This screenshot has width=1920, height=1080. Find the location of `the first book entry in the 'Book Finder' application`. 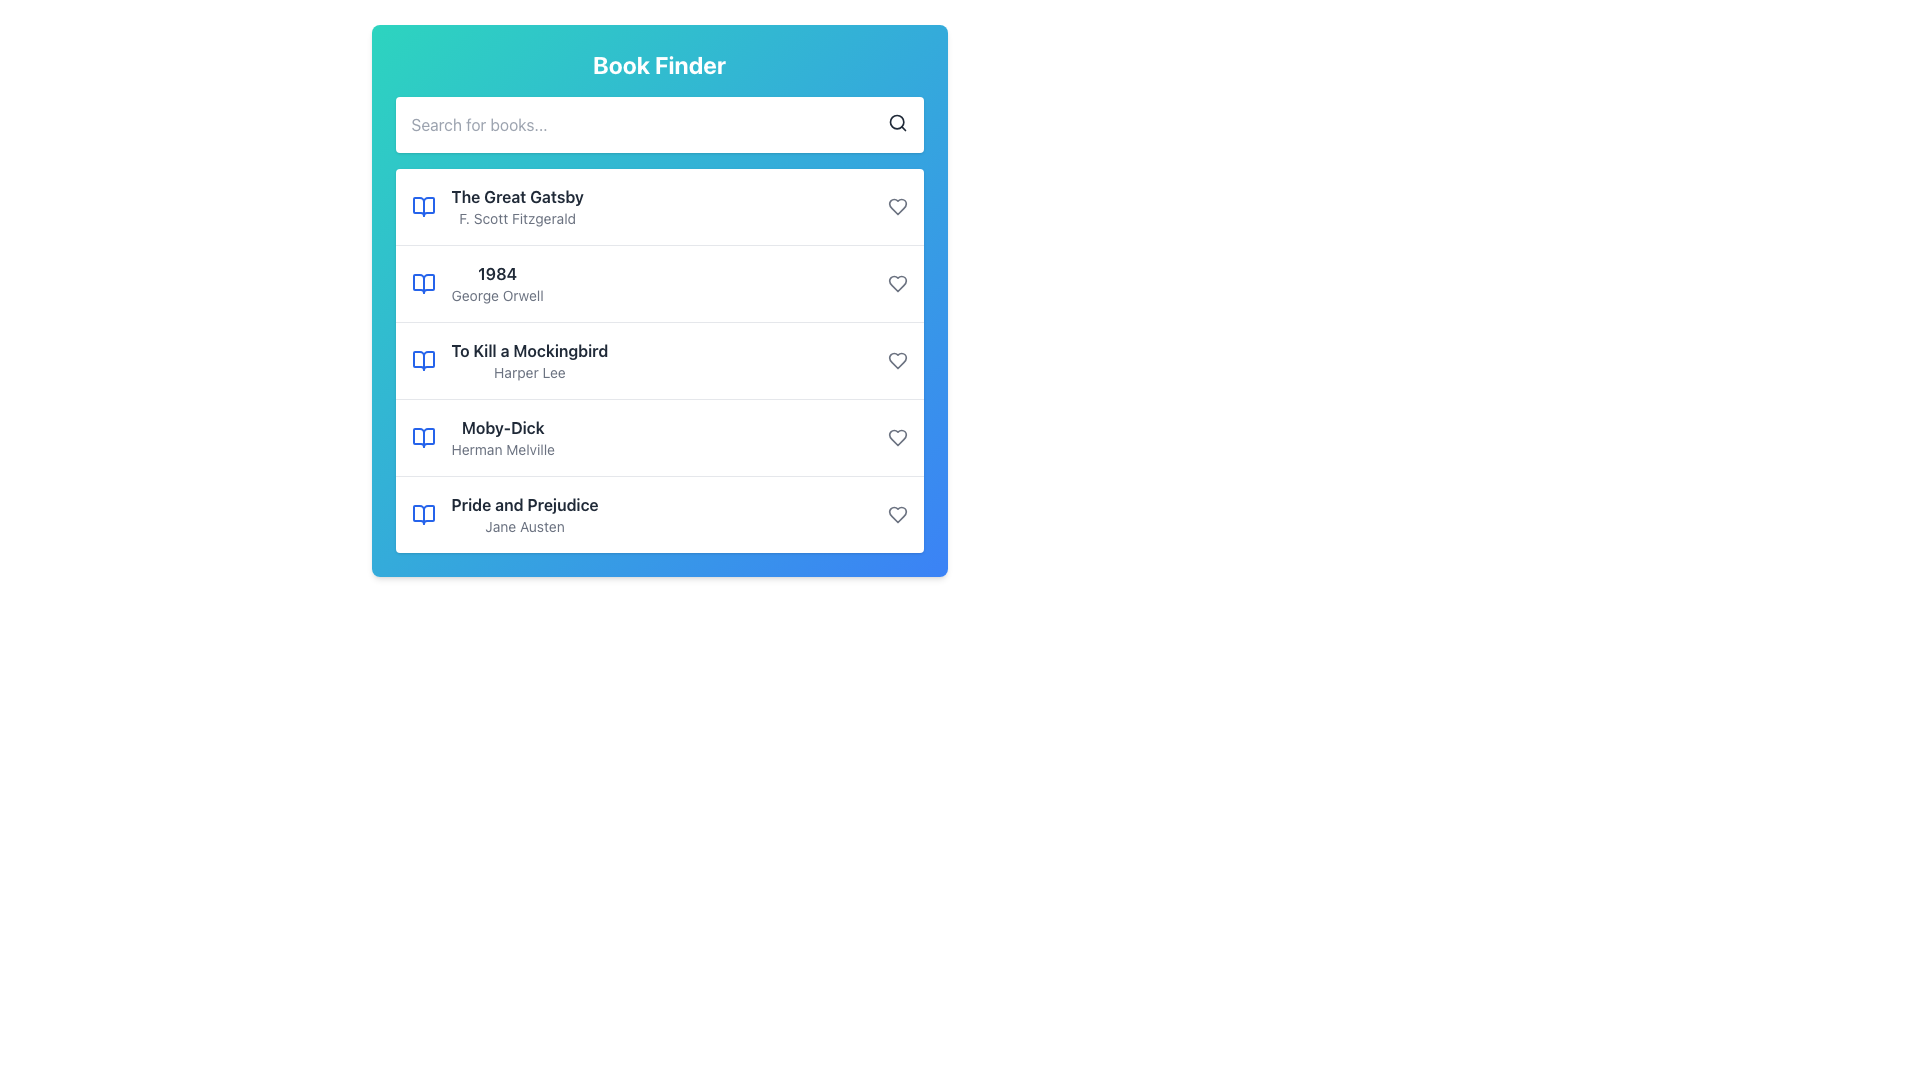

the first book entry in the 'Book Finder' application is located at coordinates (517, 207).